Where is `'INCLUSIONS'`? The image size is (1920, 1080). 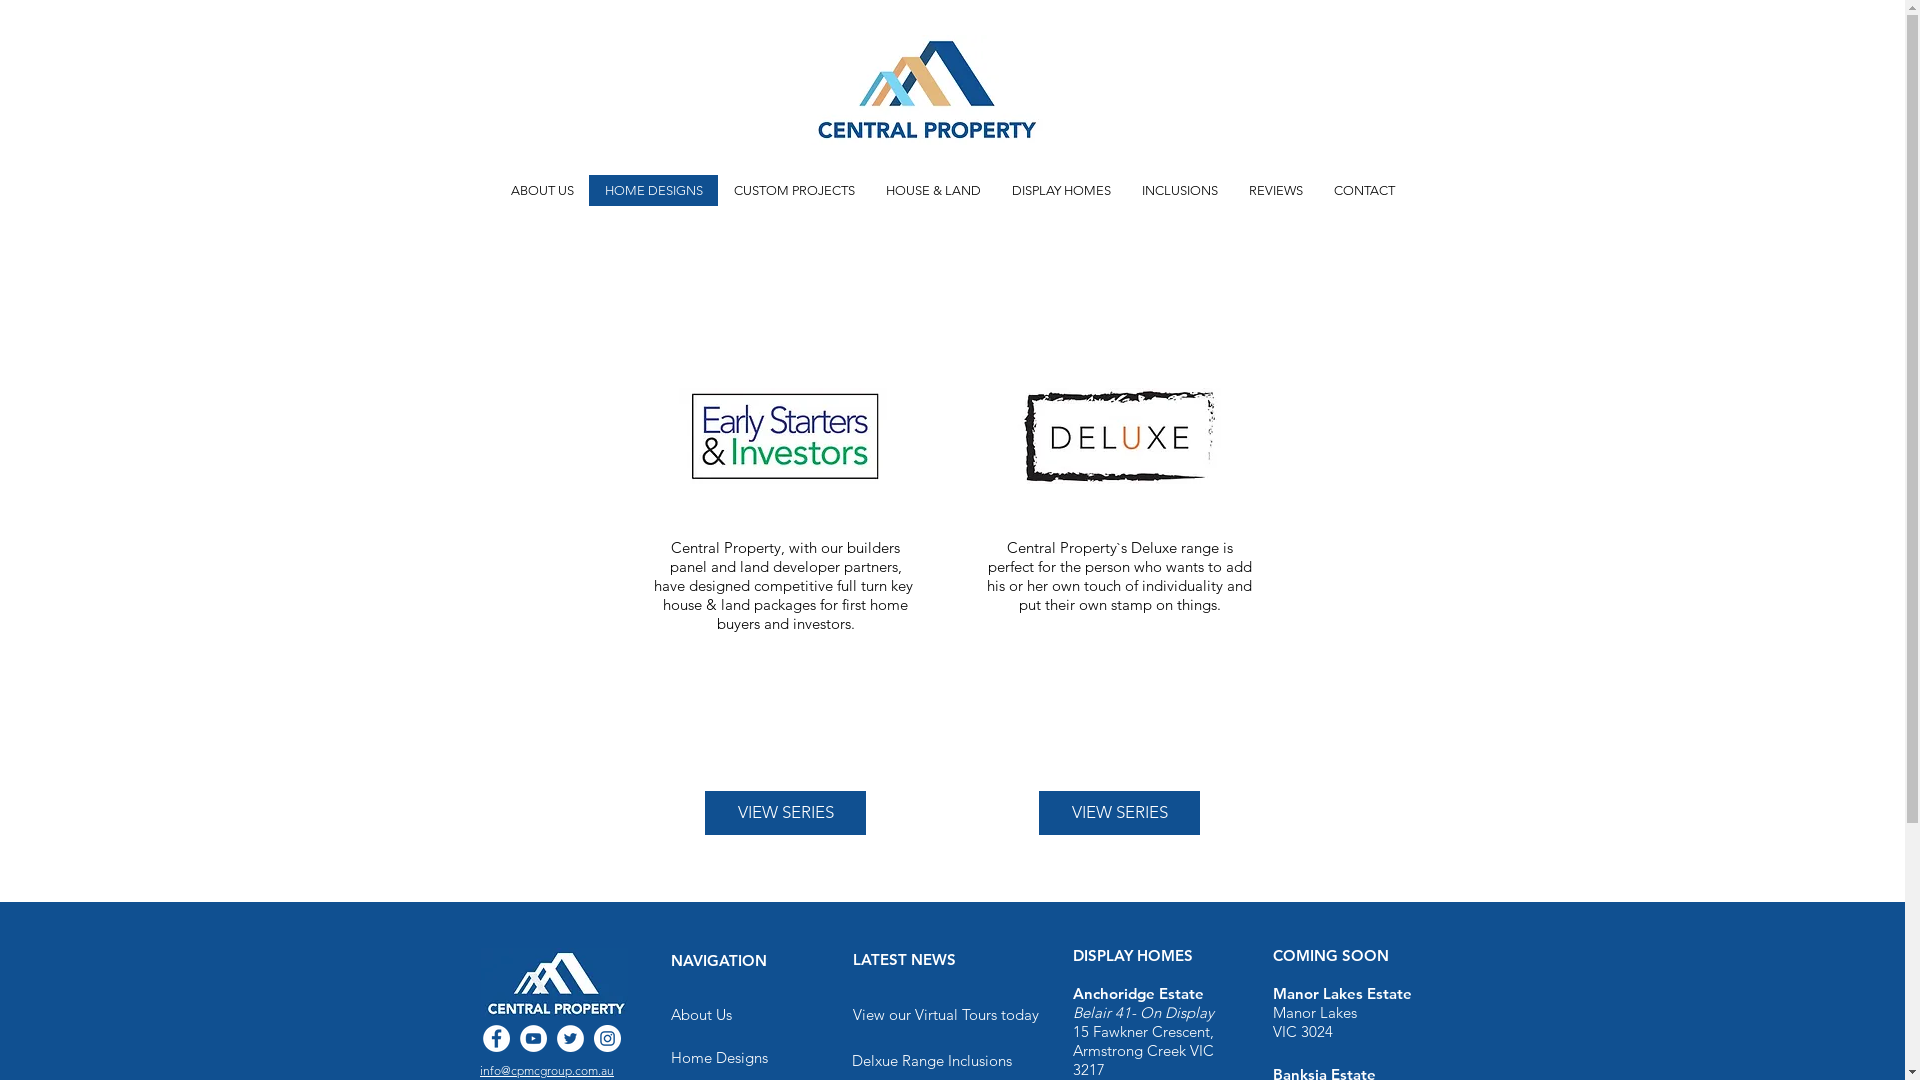 'INCLUSIONS' is located at coordinates (1179, 190).